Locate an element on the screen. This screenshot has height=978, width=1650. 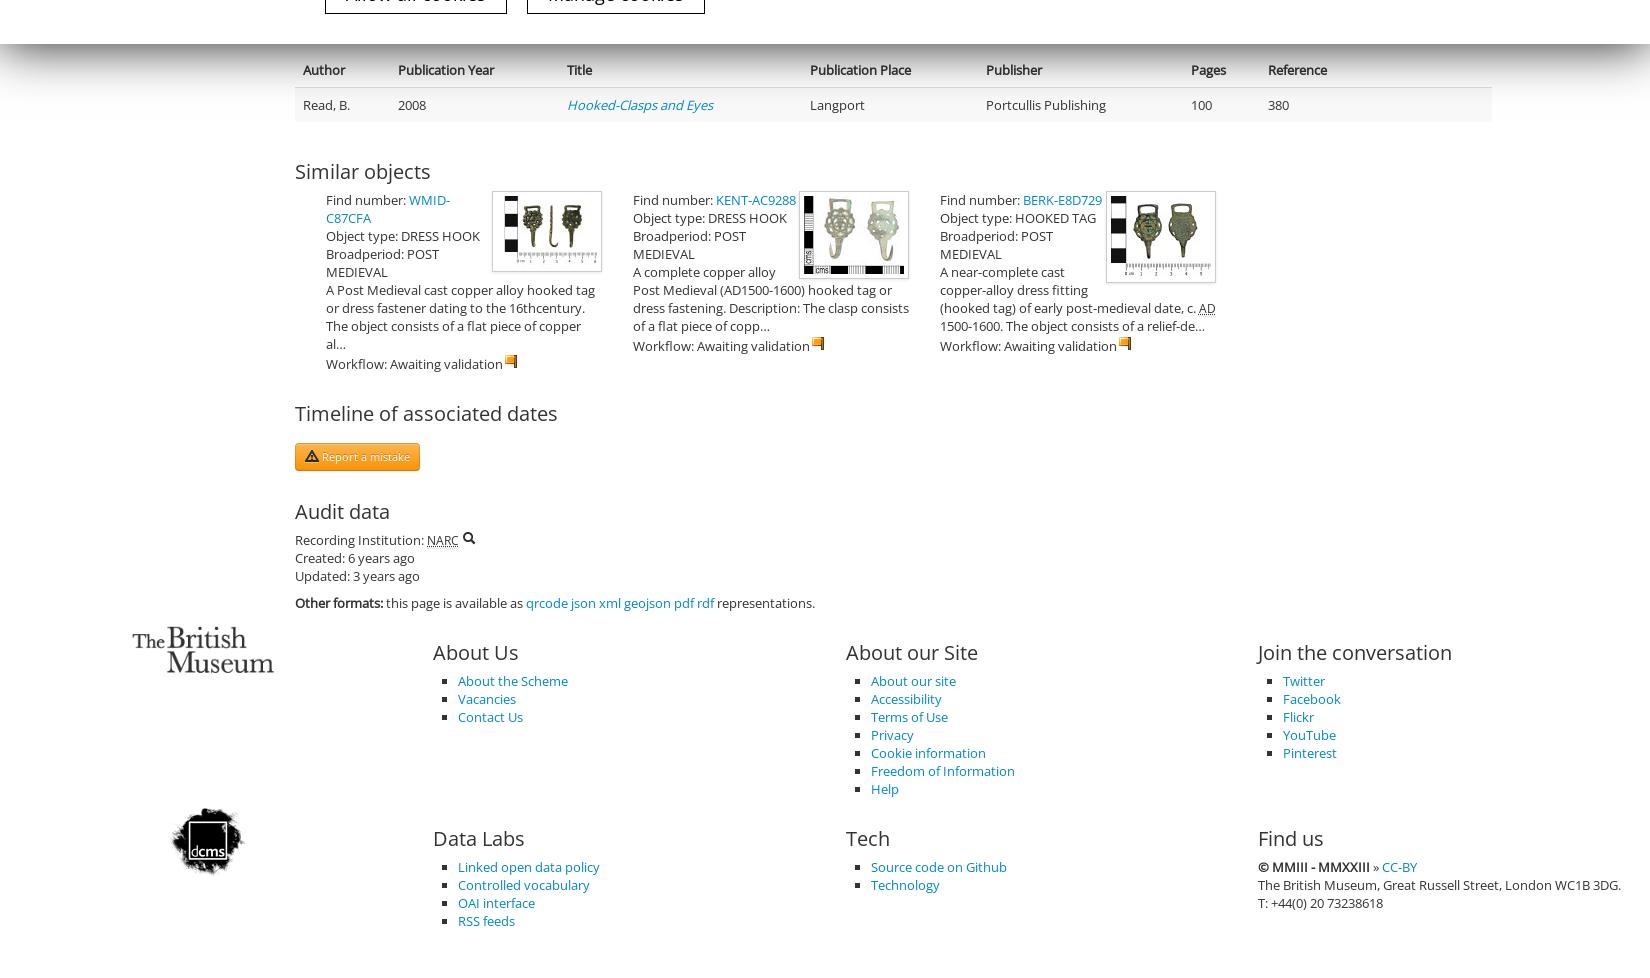
'Report a mistake' is located at coordinates (364, 455).